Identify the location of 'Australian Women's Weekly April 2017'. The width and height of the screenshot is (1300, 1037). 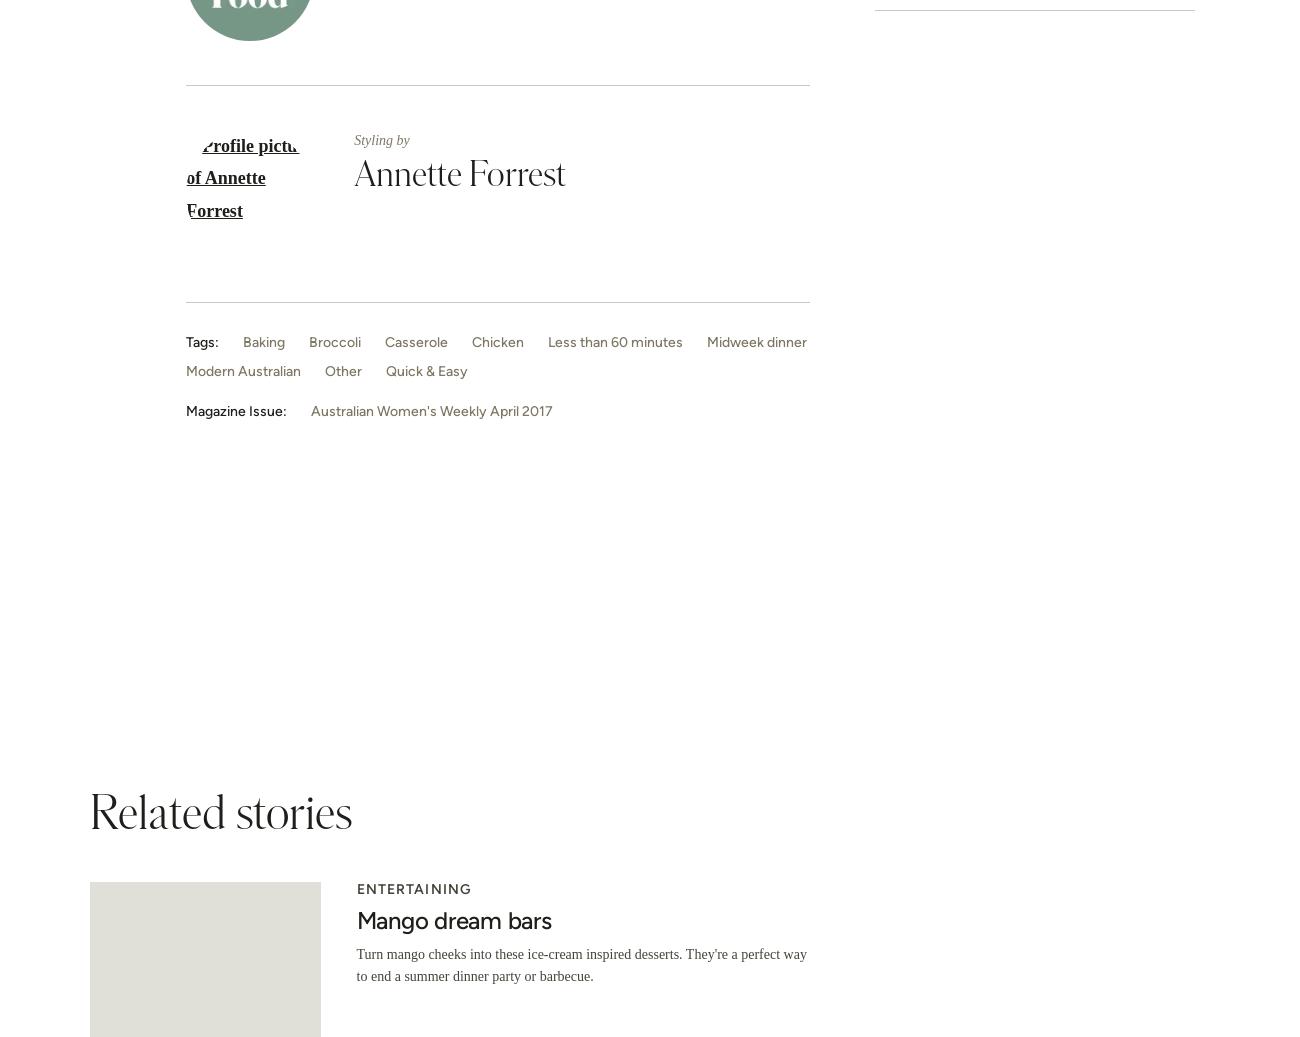
(431, 410).